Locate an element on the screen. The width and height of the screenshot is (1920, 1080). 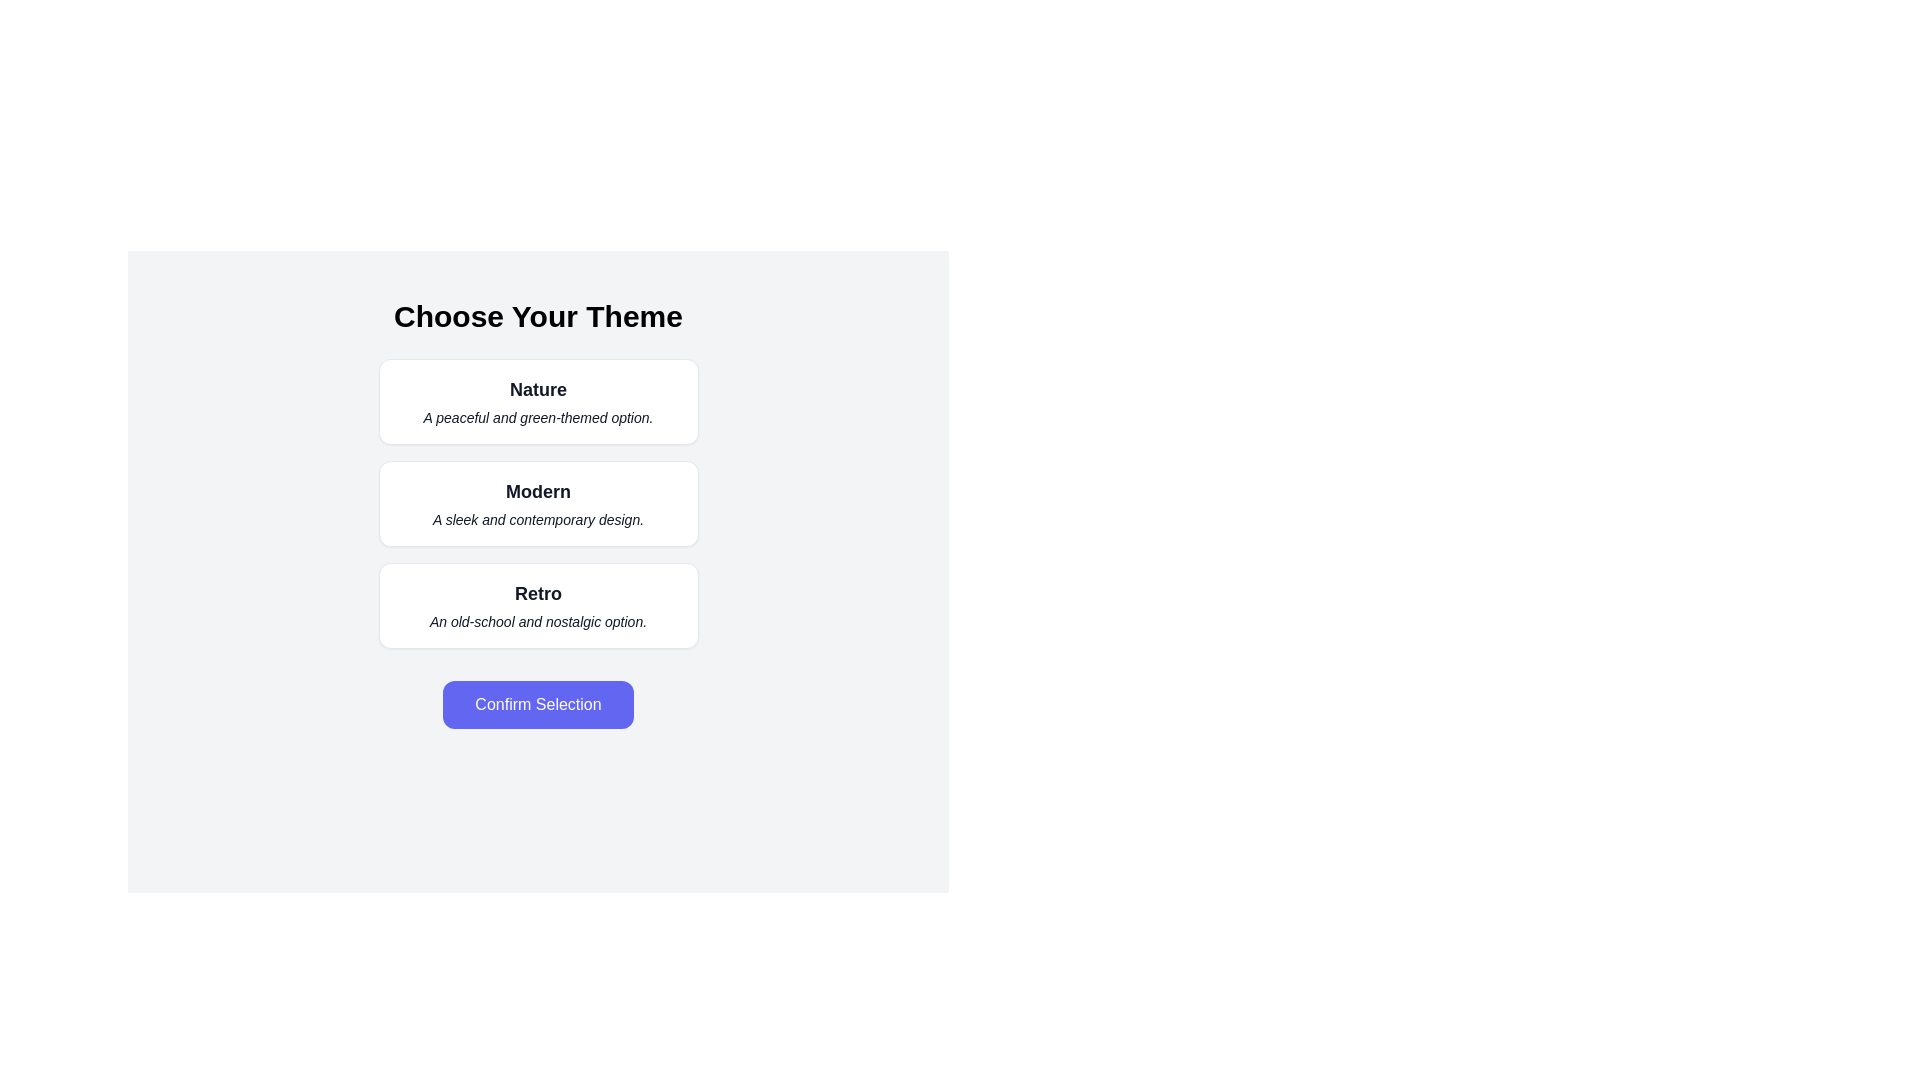
text content of the static text element that serves as the title for the 'Modern' theme option, located at the center of the second option card in the theme selection interface is located at coordinates (538, 492).